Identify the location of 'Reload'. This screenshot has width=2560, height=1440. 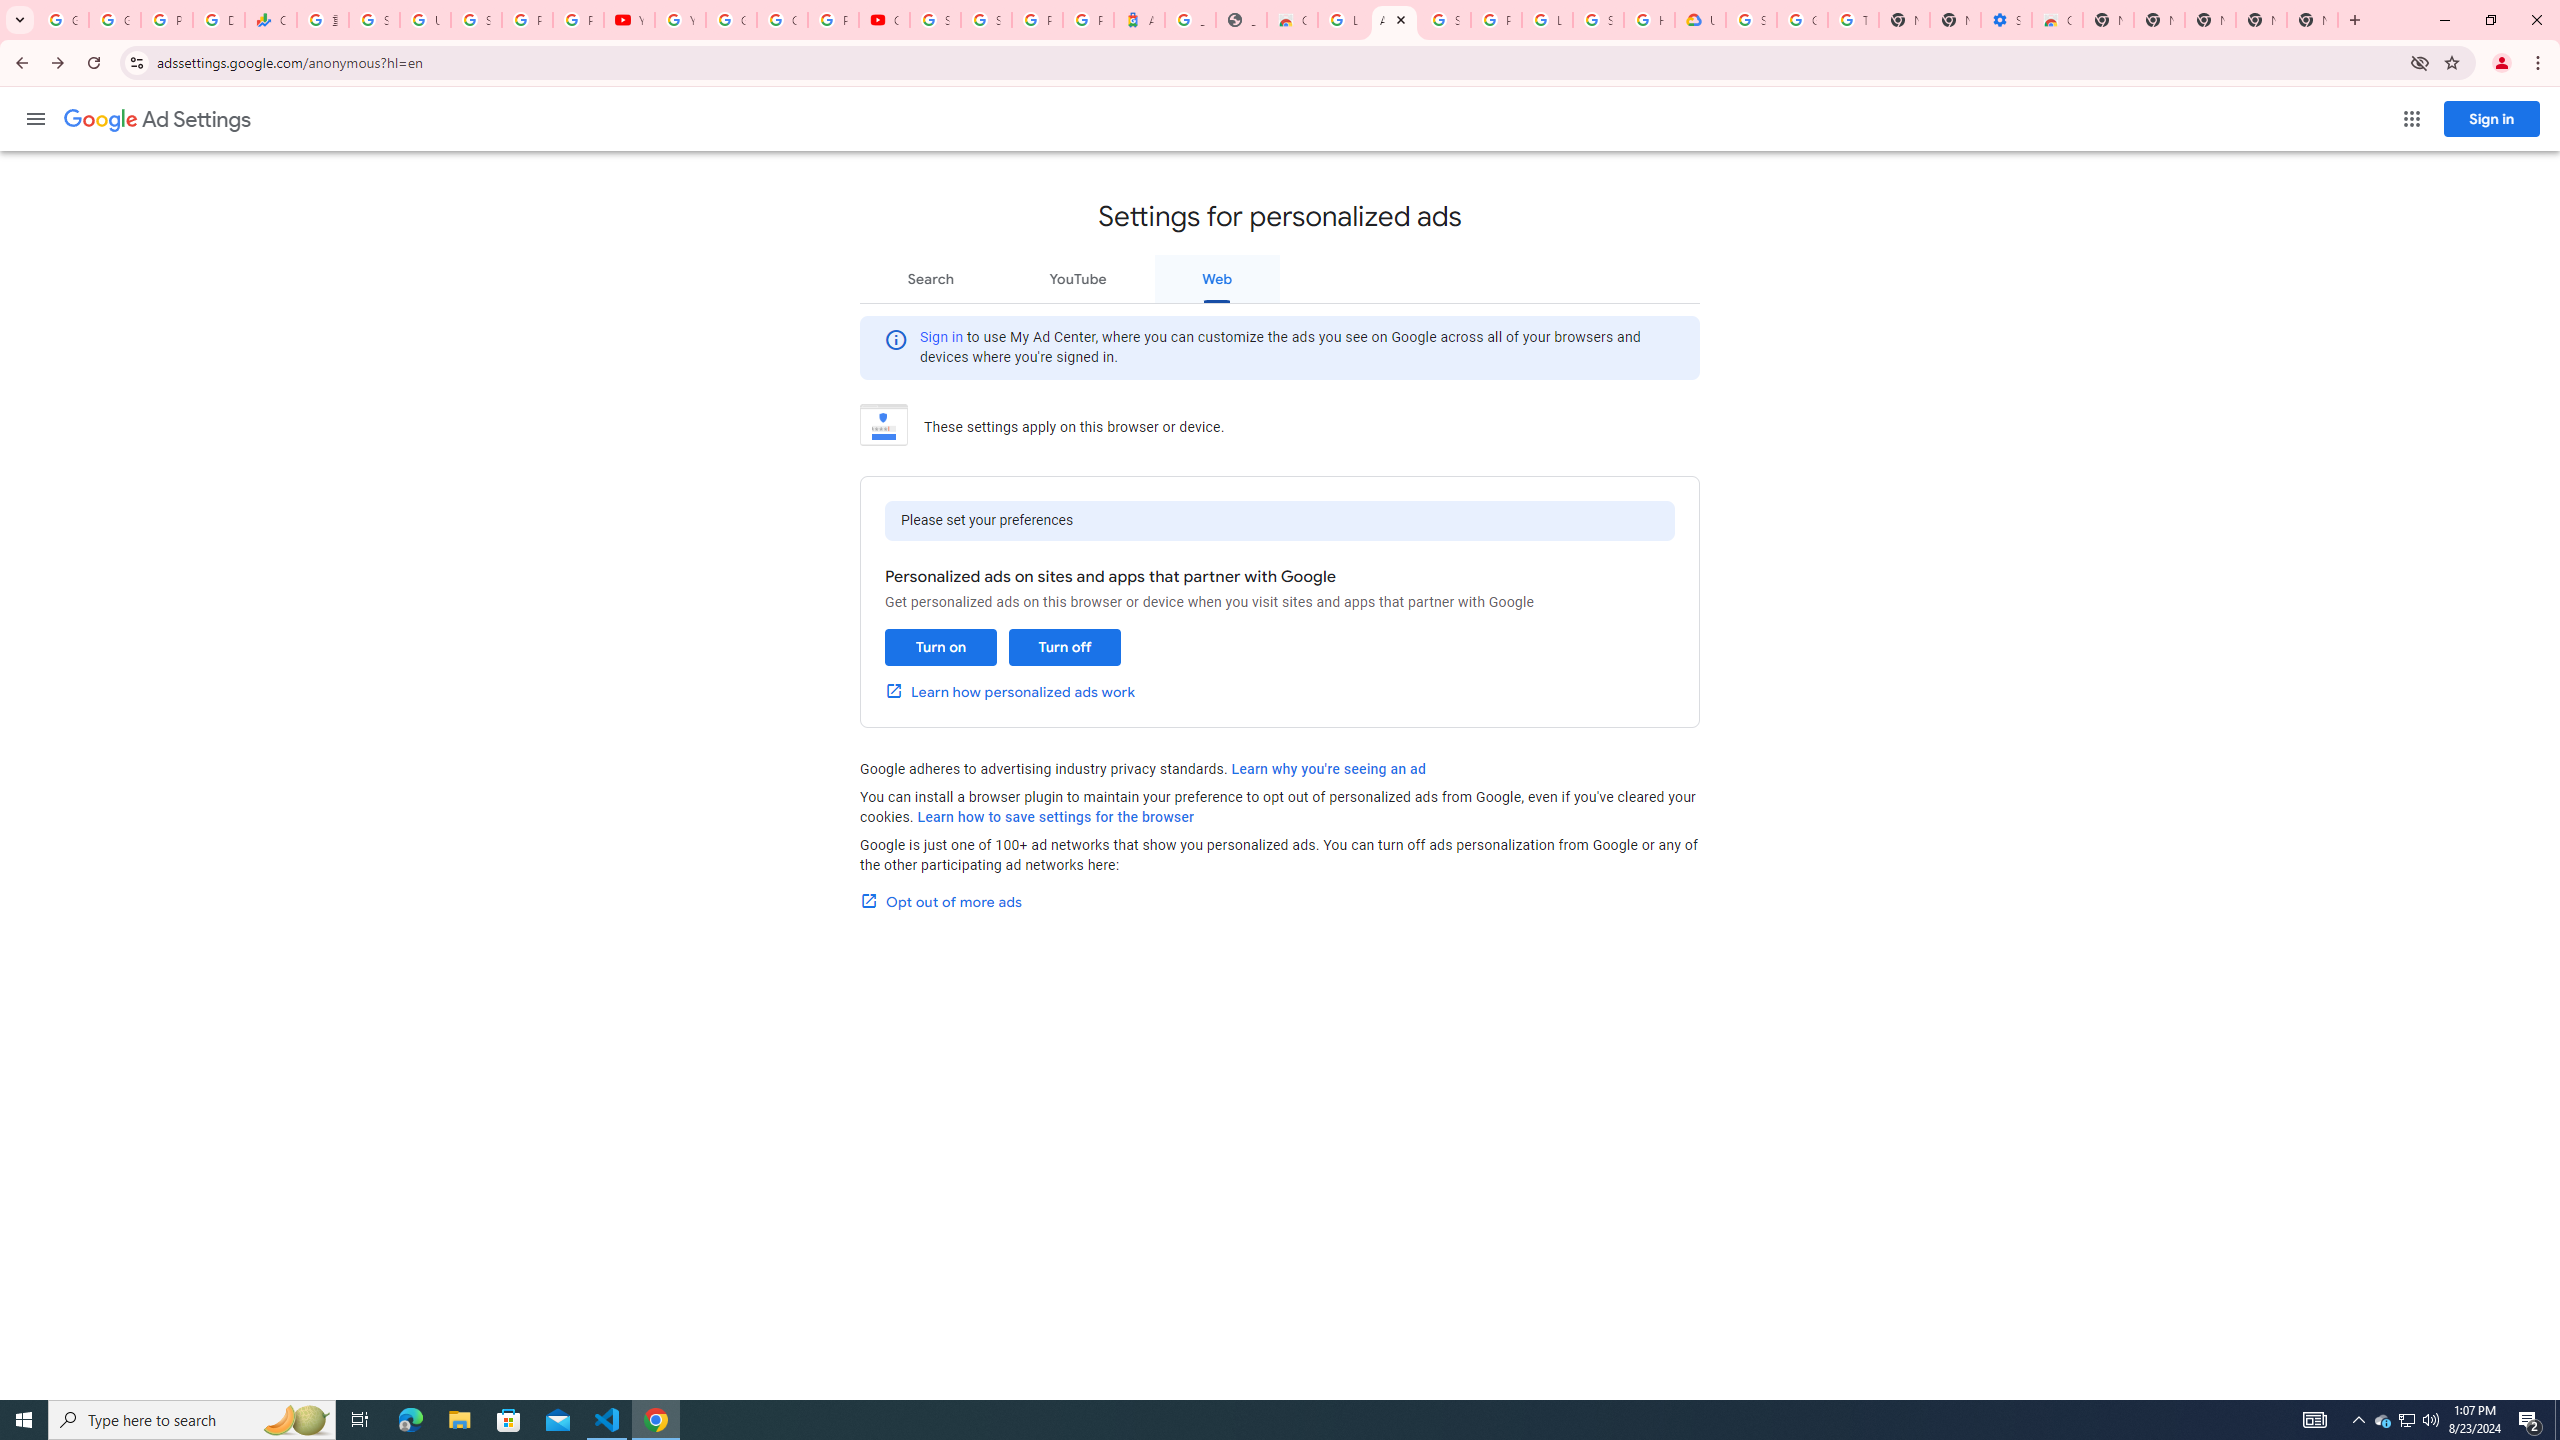
(93, 62).